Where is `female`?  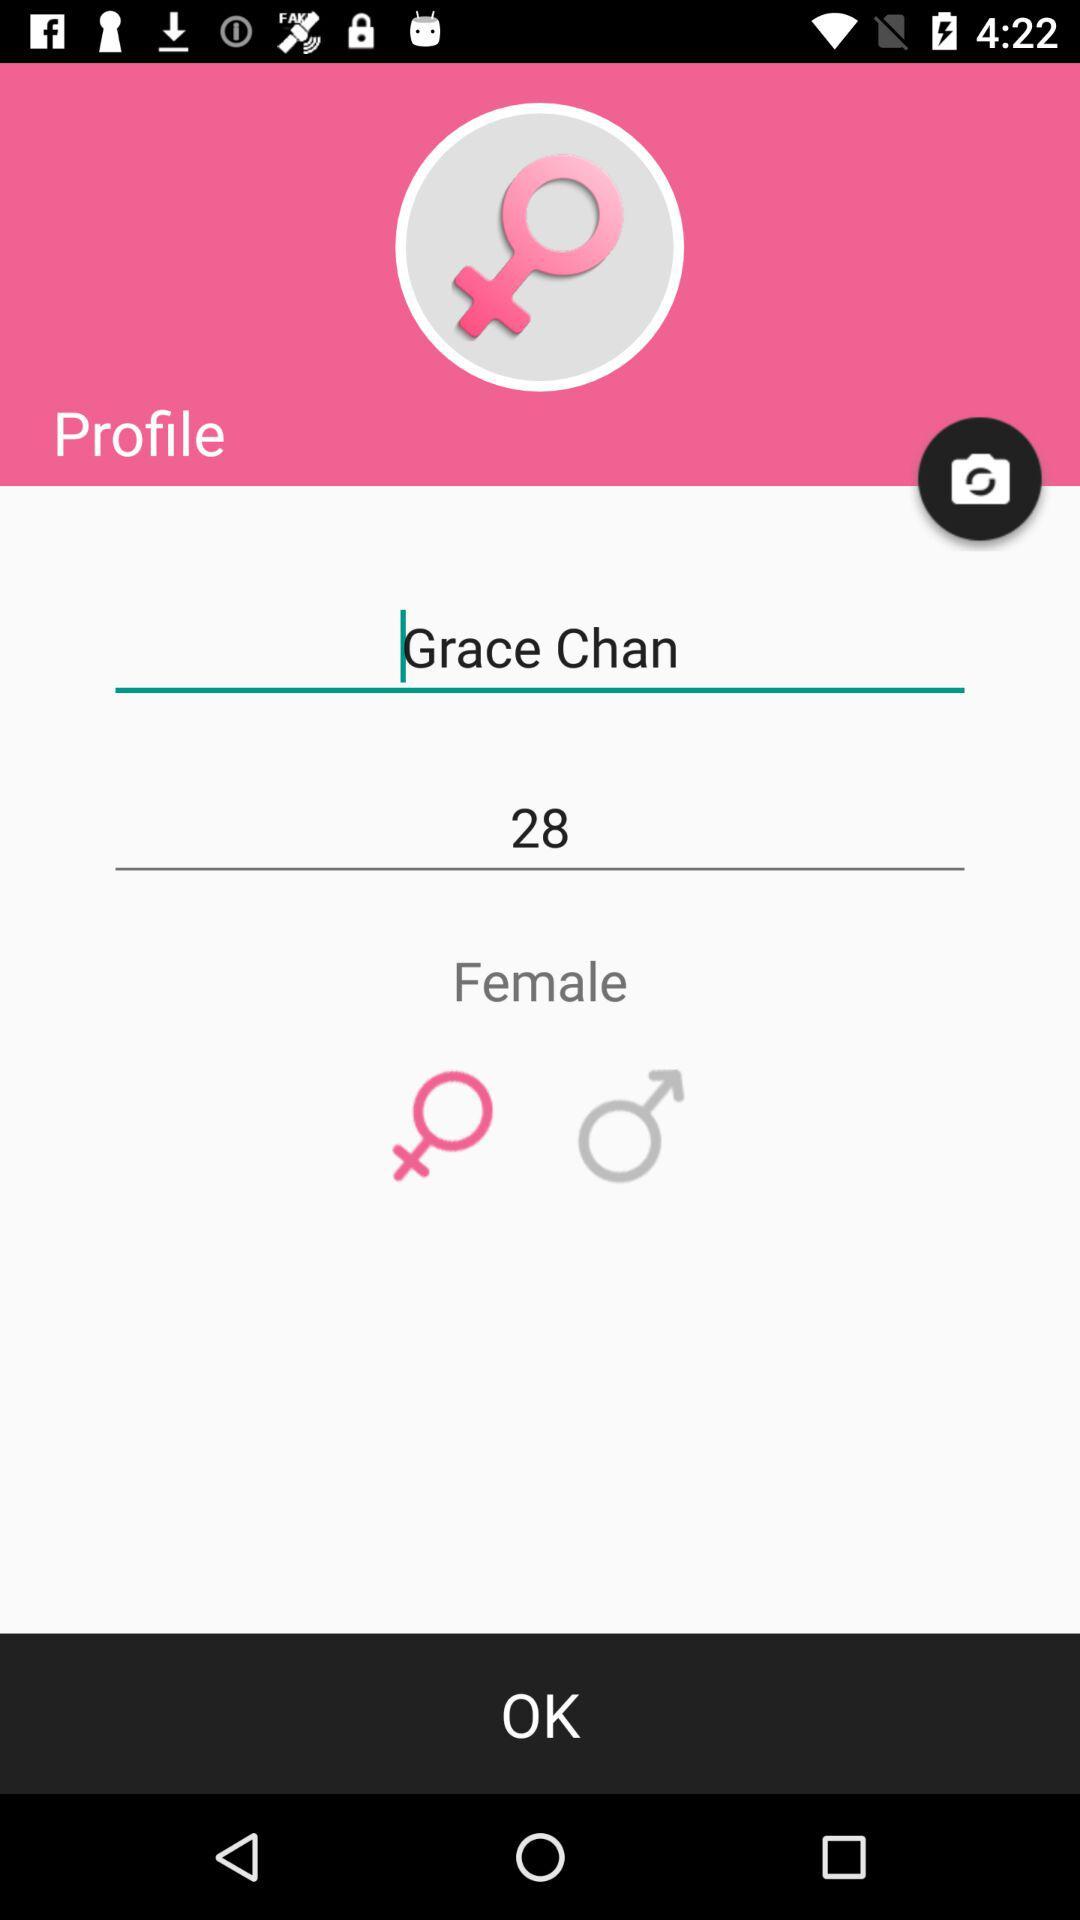 female is located at coordinates (442, 1127).